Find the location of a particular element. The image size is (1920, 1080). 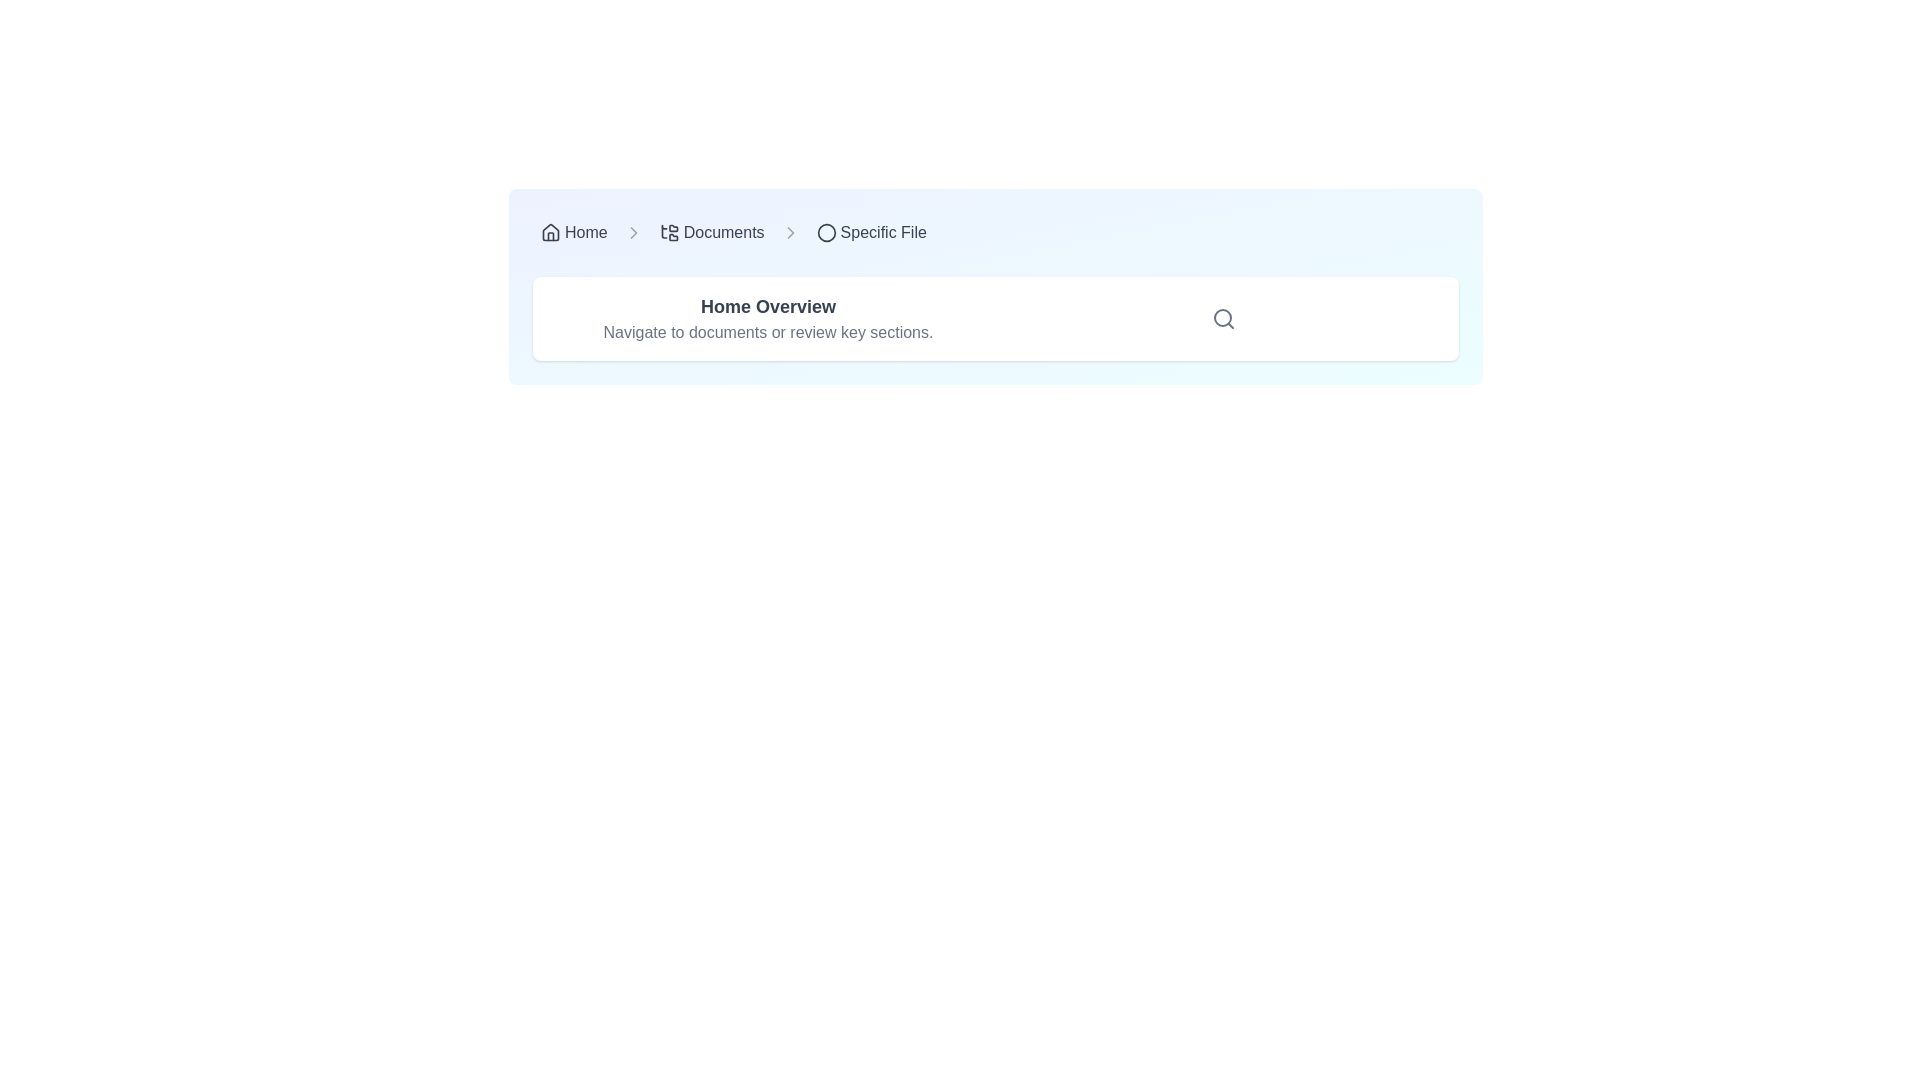

the navigational breadcrumb label indicating the 'Documents' section, positioned between 'Home' and 'Specific File' in the breadcrumb navigation bar is located at coordinates (723, 231).